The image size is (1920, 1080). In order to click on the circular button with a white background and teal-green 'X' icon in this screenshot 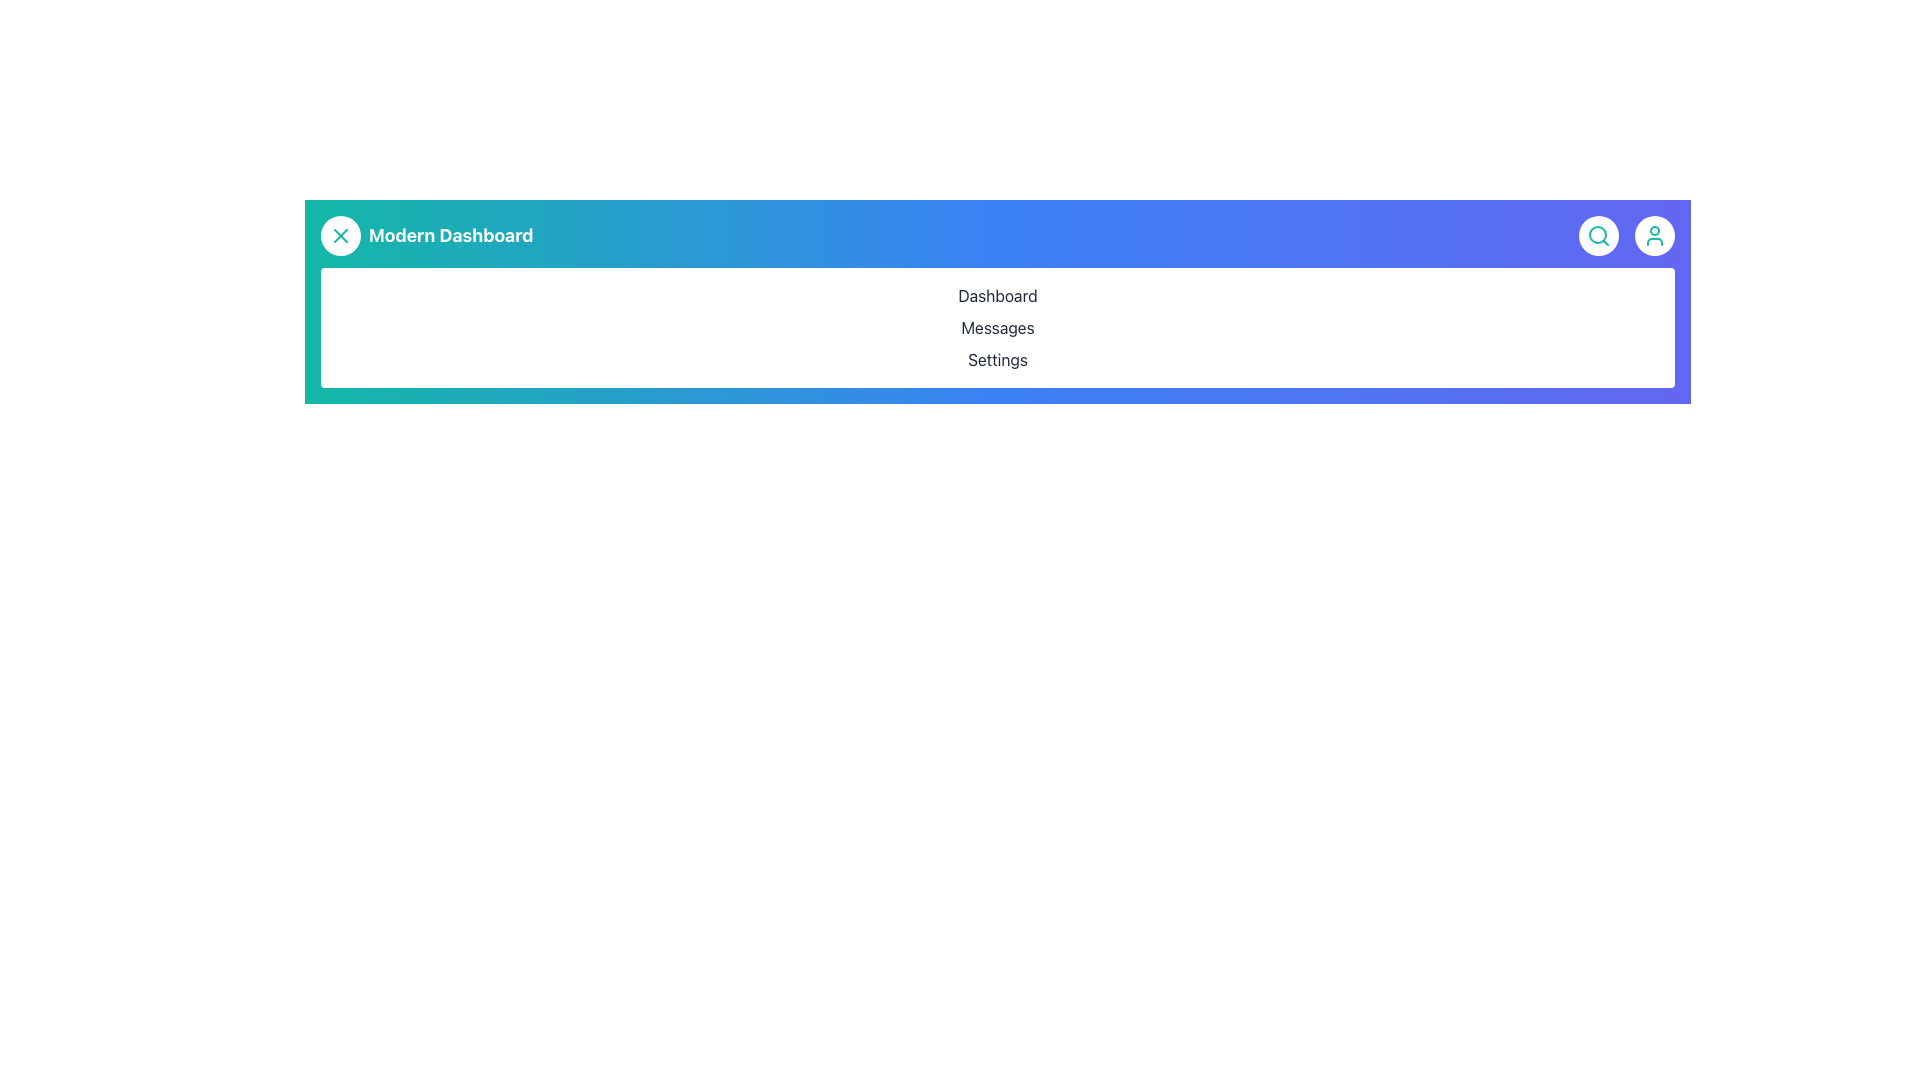, I will do `click(340, 234)`.